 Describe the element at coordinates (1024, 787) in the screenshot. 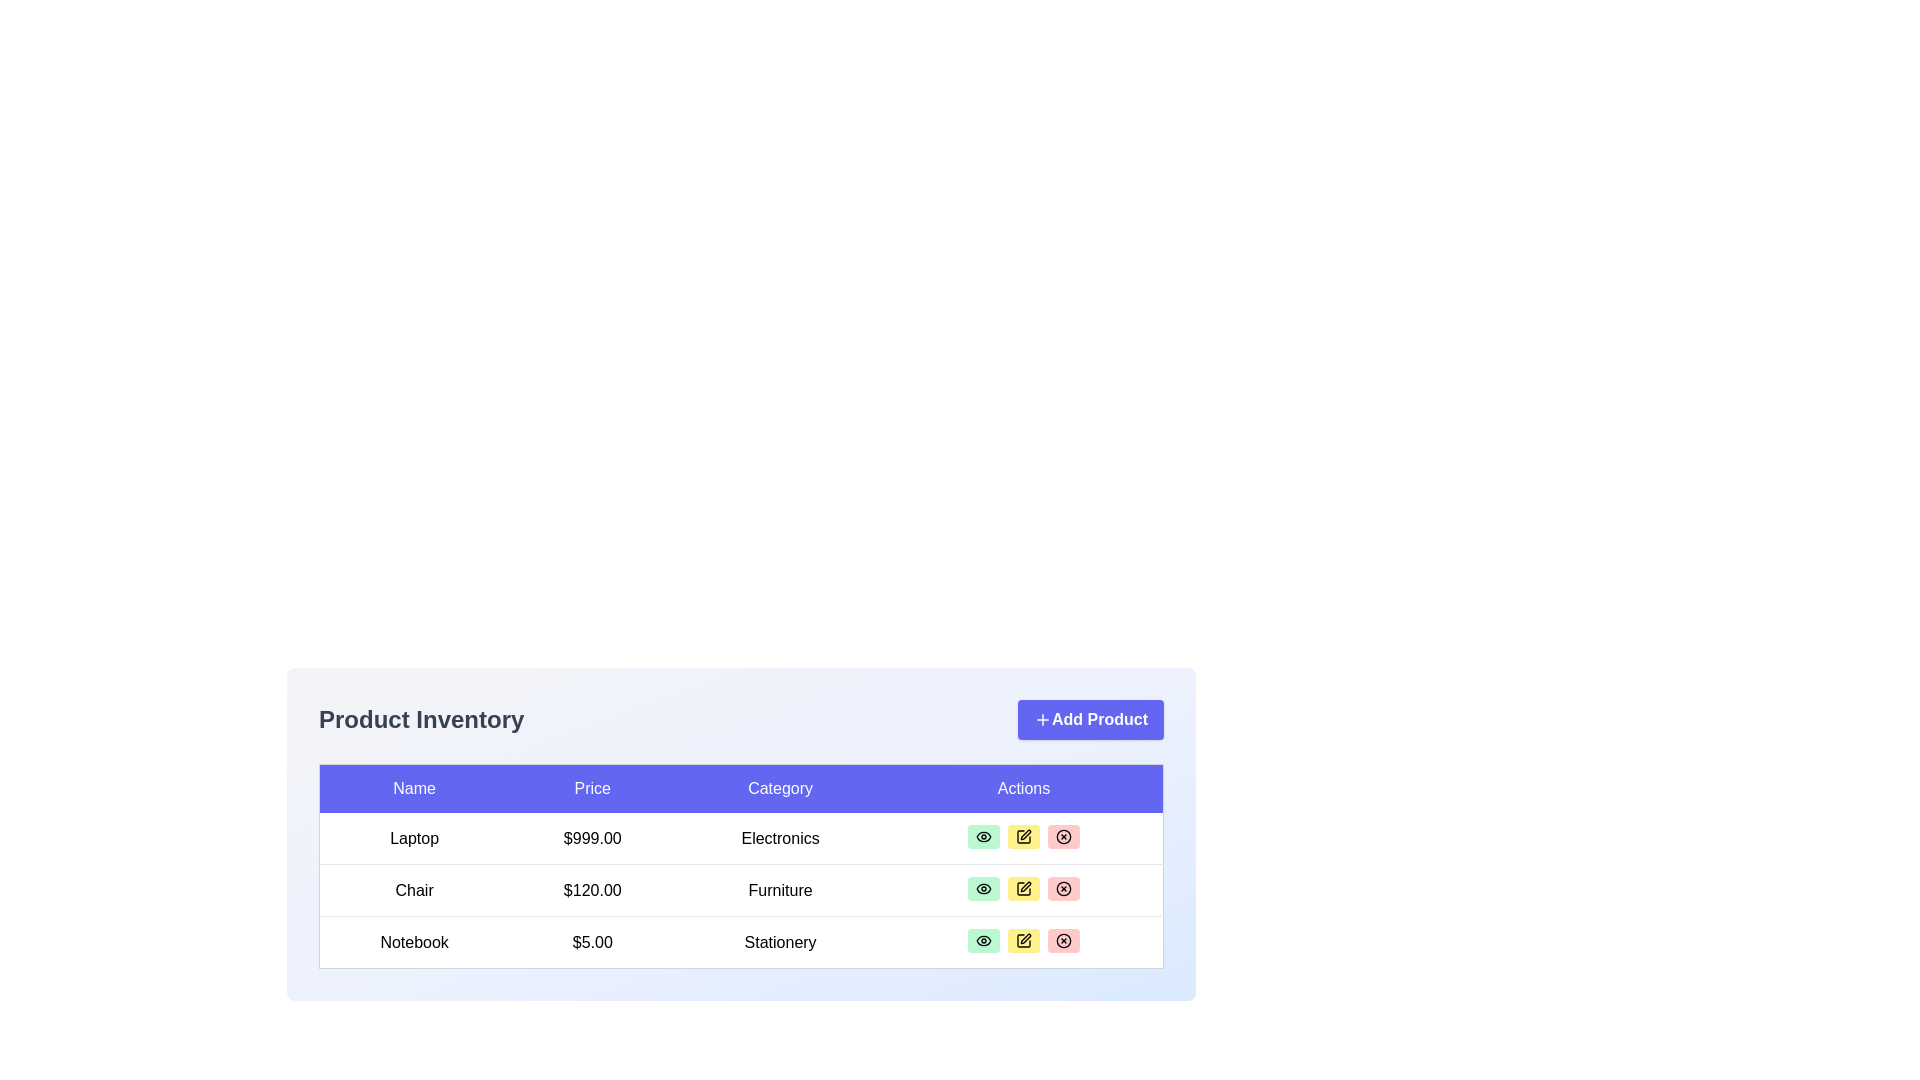

I see `the content of the table header located at the top-right corner of the table header row, immediately right of the 'Category' header and below the 'Product Inventory' label` at that location.